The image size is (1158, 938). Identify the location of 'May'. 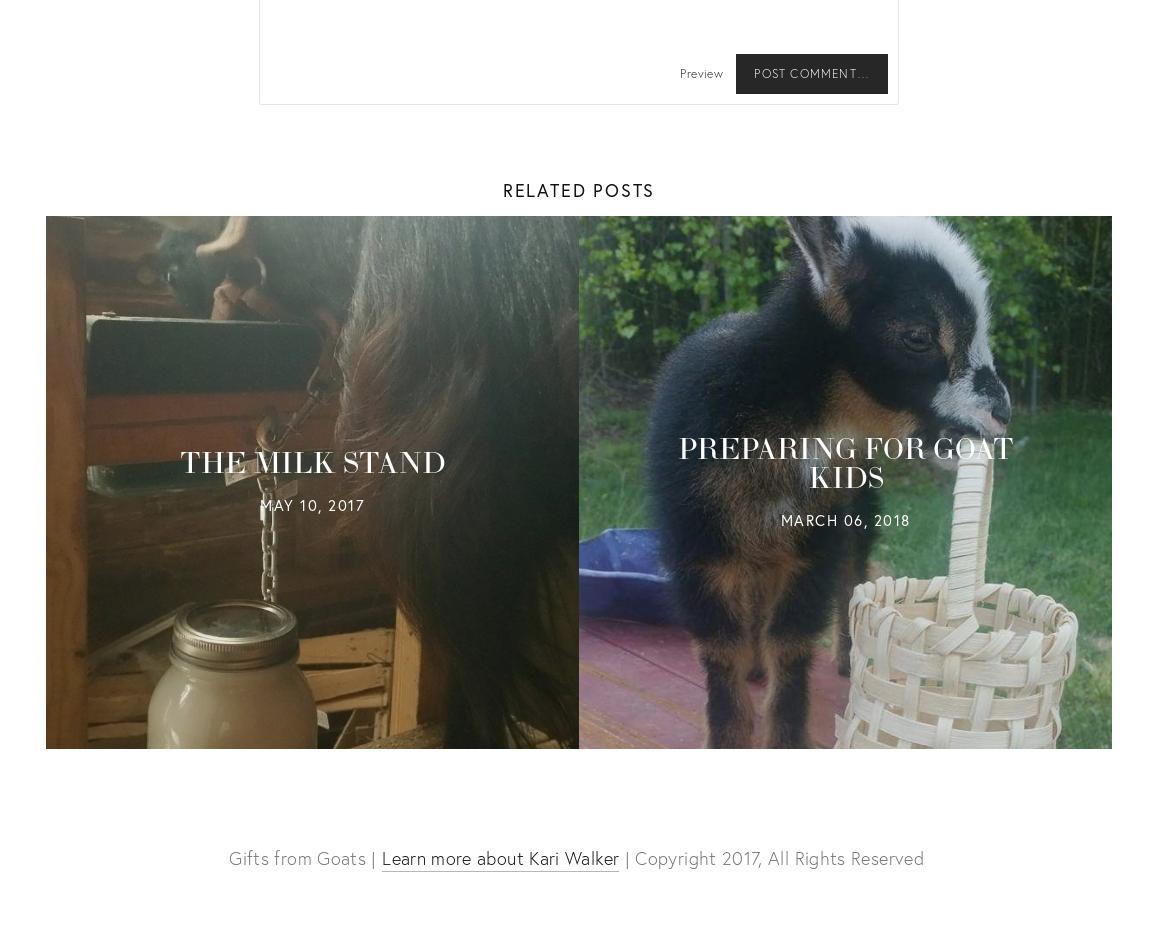
(279, 504).